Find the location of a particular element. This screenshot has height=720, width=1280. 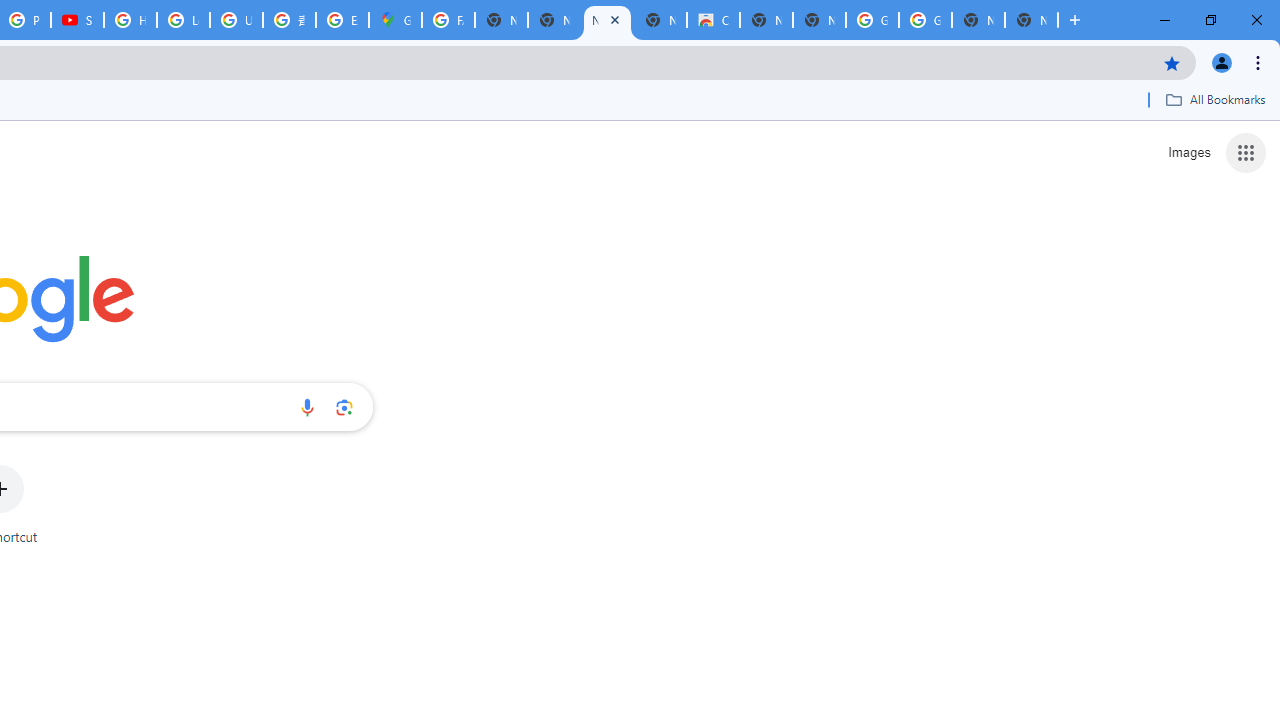

'New Tab' is located at coordinates (1031, 20).